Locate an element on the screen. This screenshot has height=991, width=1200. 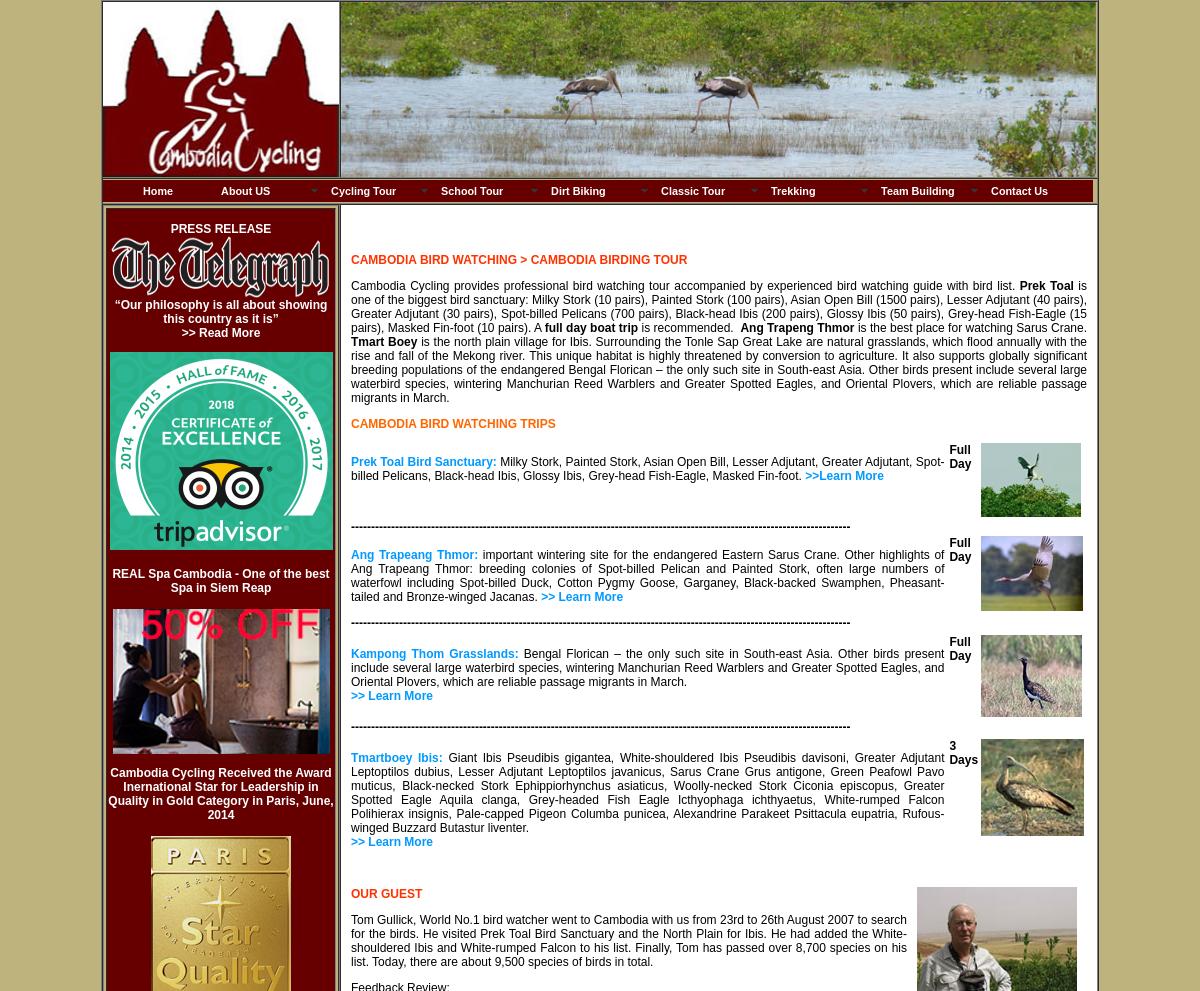
'Milky Stork, Painted Stork, Asian Open Bill, Lesser Adjutant,   			Greater Adjutant, Spot-billed Pelicans, Black-head Ibis, Glossy   			Ibis, Grey-head Fish-Eagle, Masked Fin-foot.' is located at coordinates (647, 468).